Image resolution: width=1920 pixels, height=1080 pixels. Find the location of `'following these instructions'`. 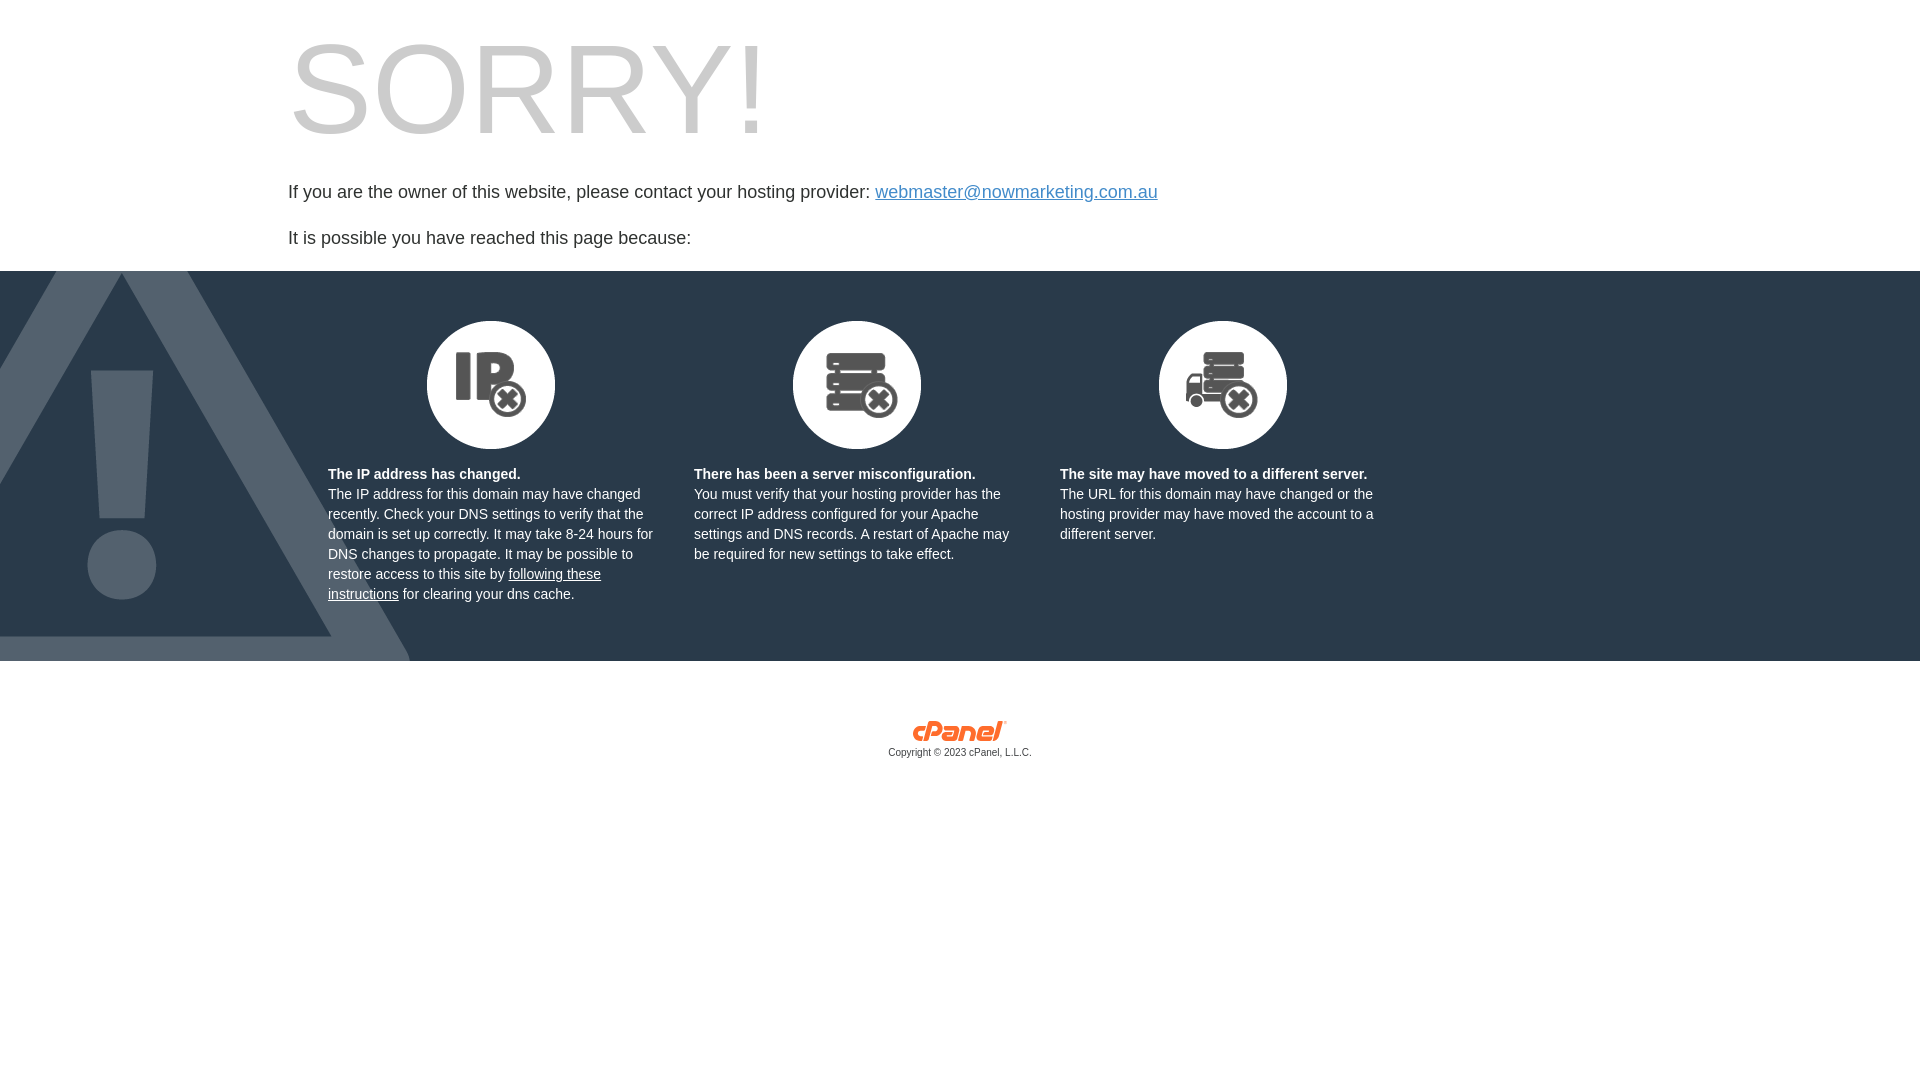

'following these instructions' is located at coordinates (463, 583).